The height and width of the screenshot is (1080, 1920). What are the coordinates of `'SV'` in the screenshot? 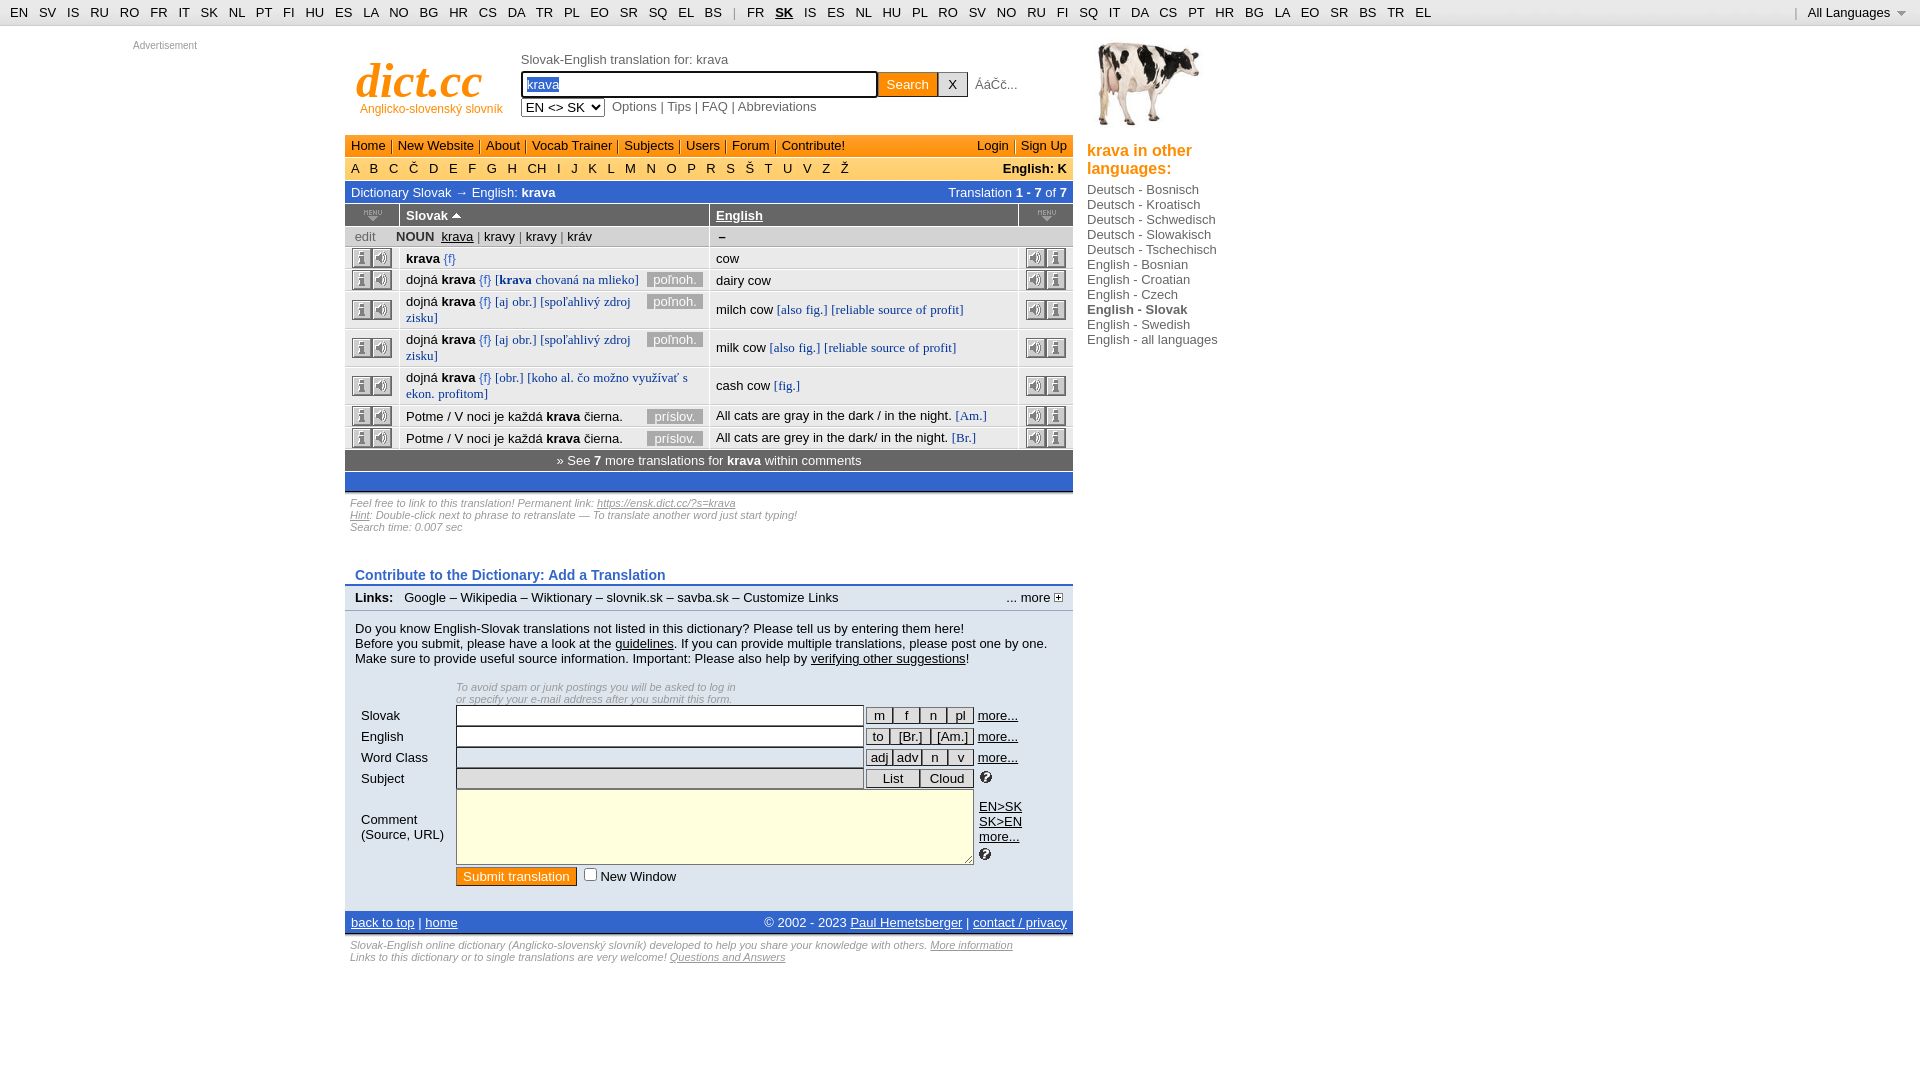 It's located at (38, 12).